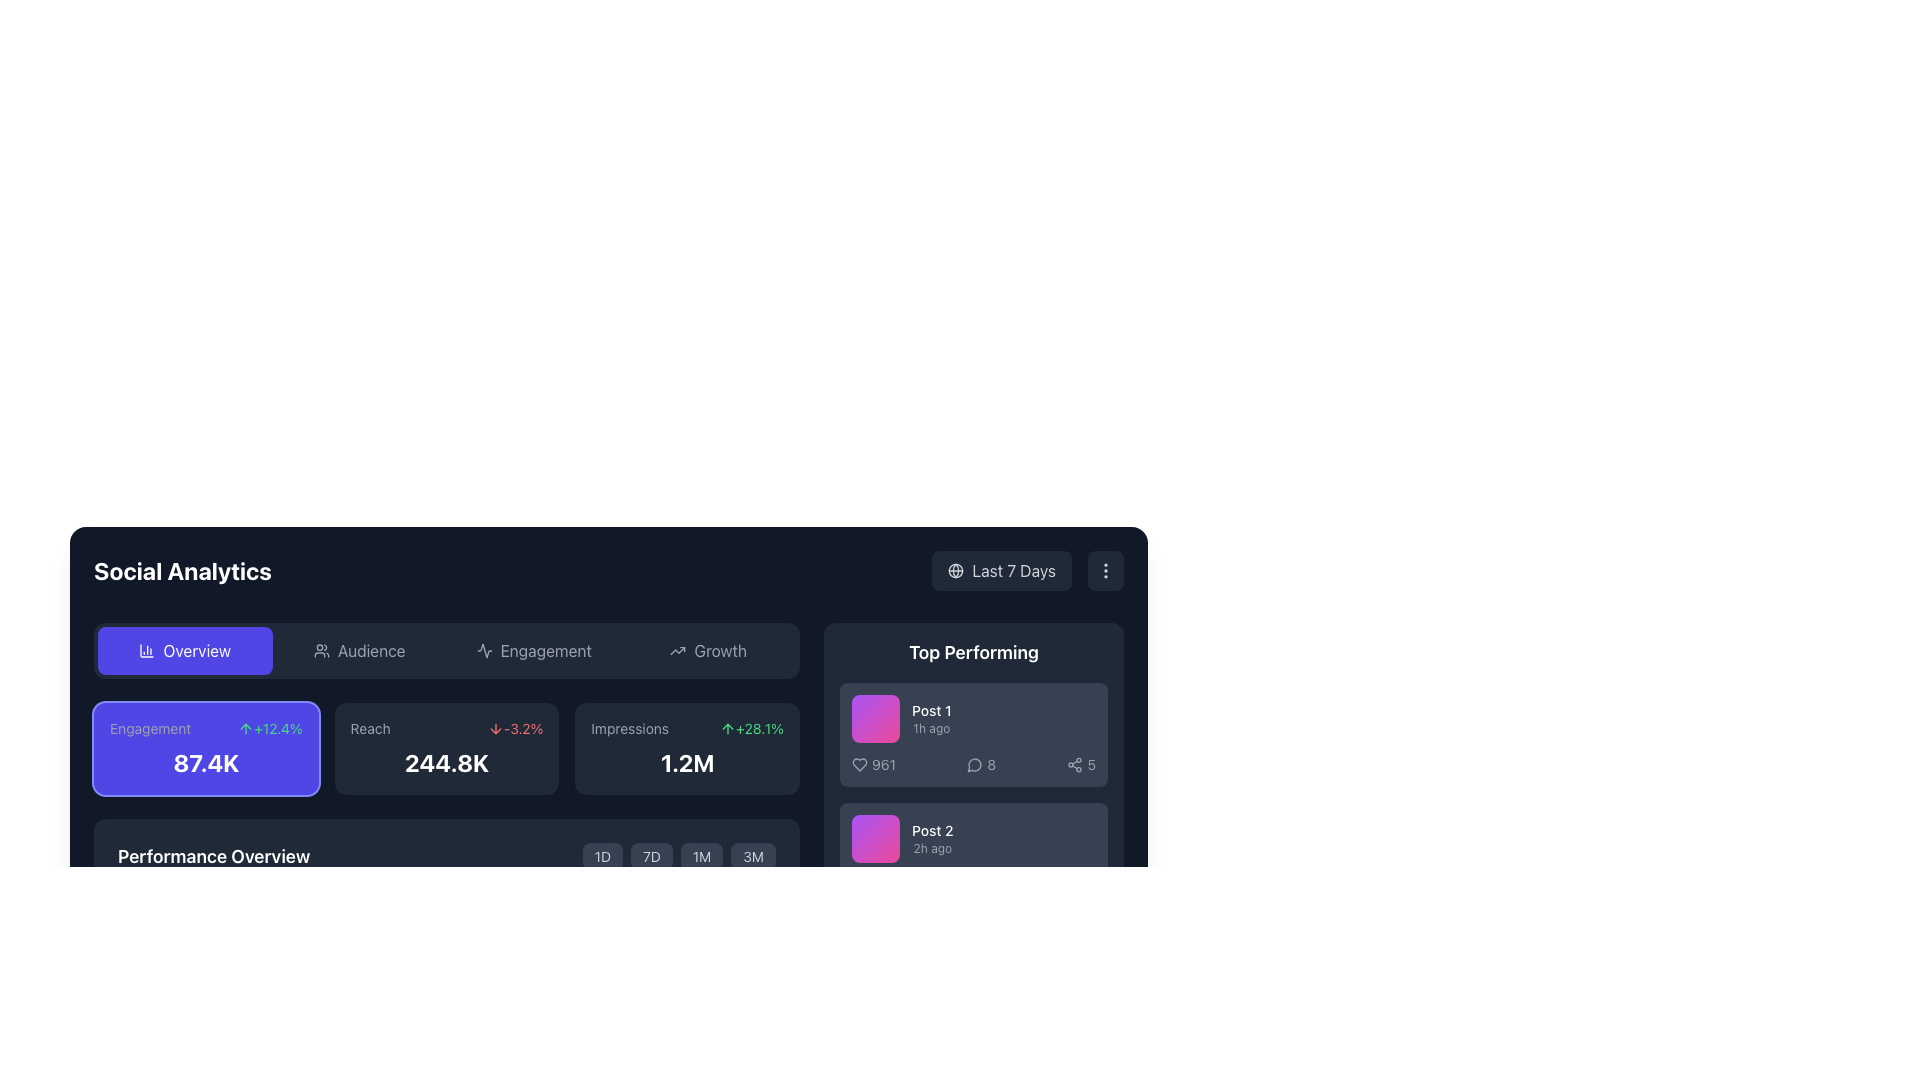 This screenshot has height=1080, width=1920. Describe the element at coordinates (1104, 570) in the screenshot. I see `the interactive icon located to the right of the 'Last 7 Days' button` at that location.